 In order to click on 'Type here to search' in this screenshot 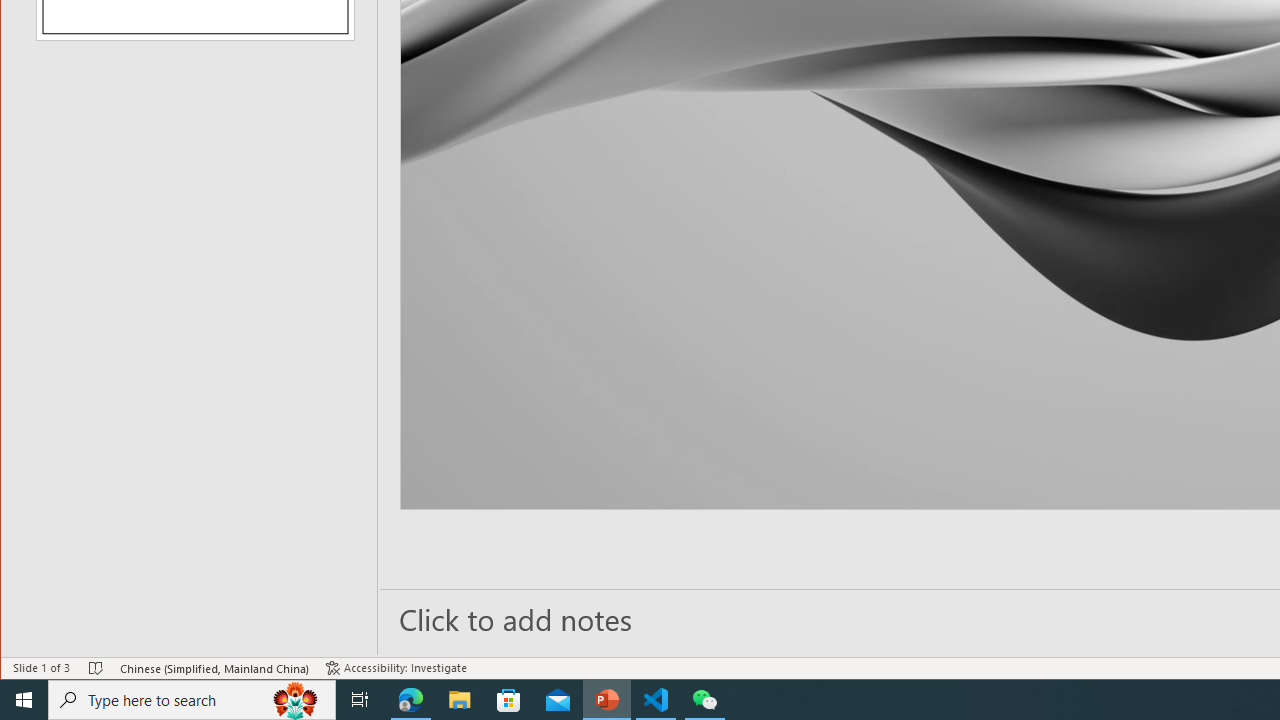, I will do `click(192, 698)`.